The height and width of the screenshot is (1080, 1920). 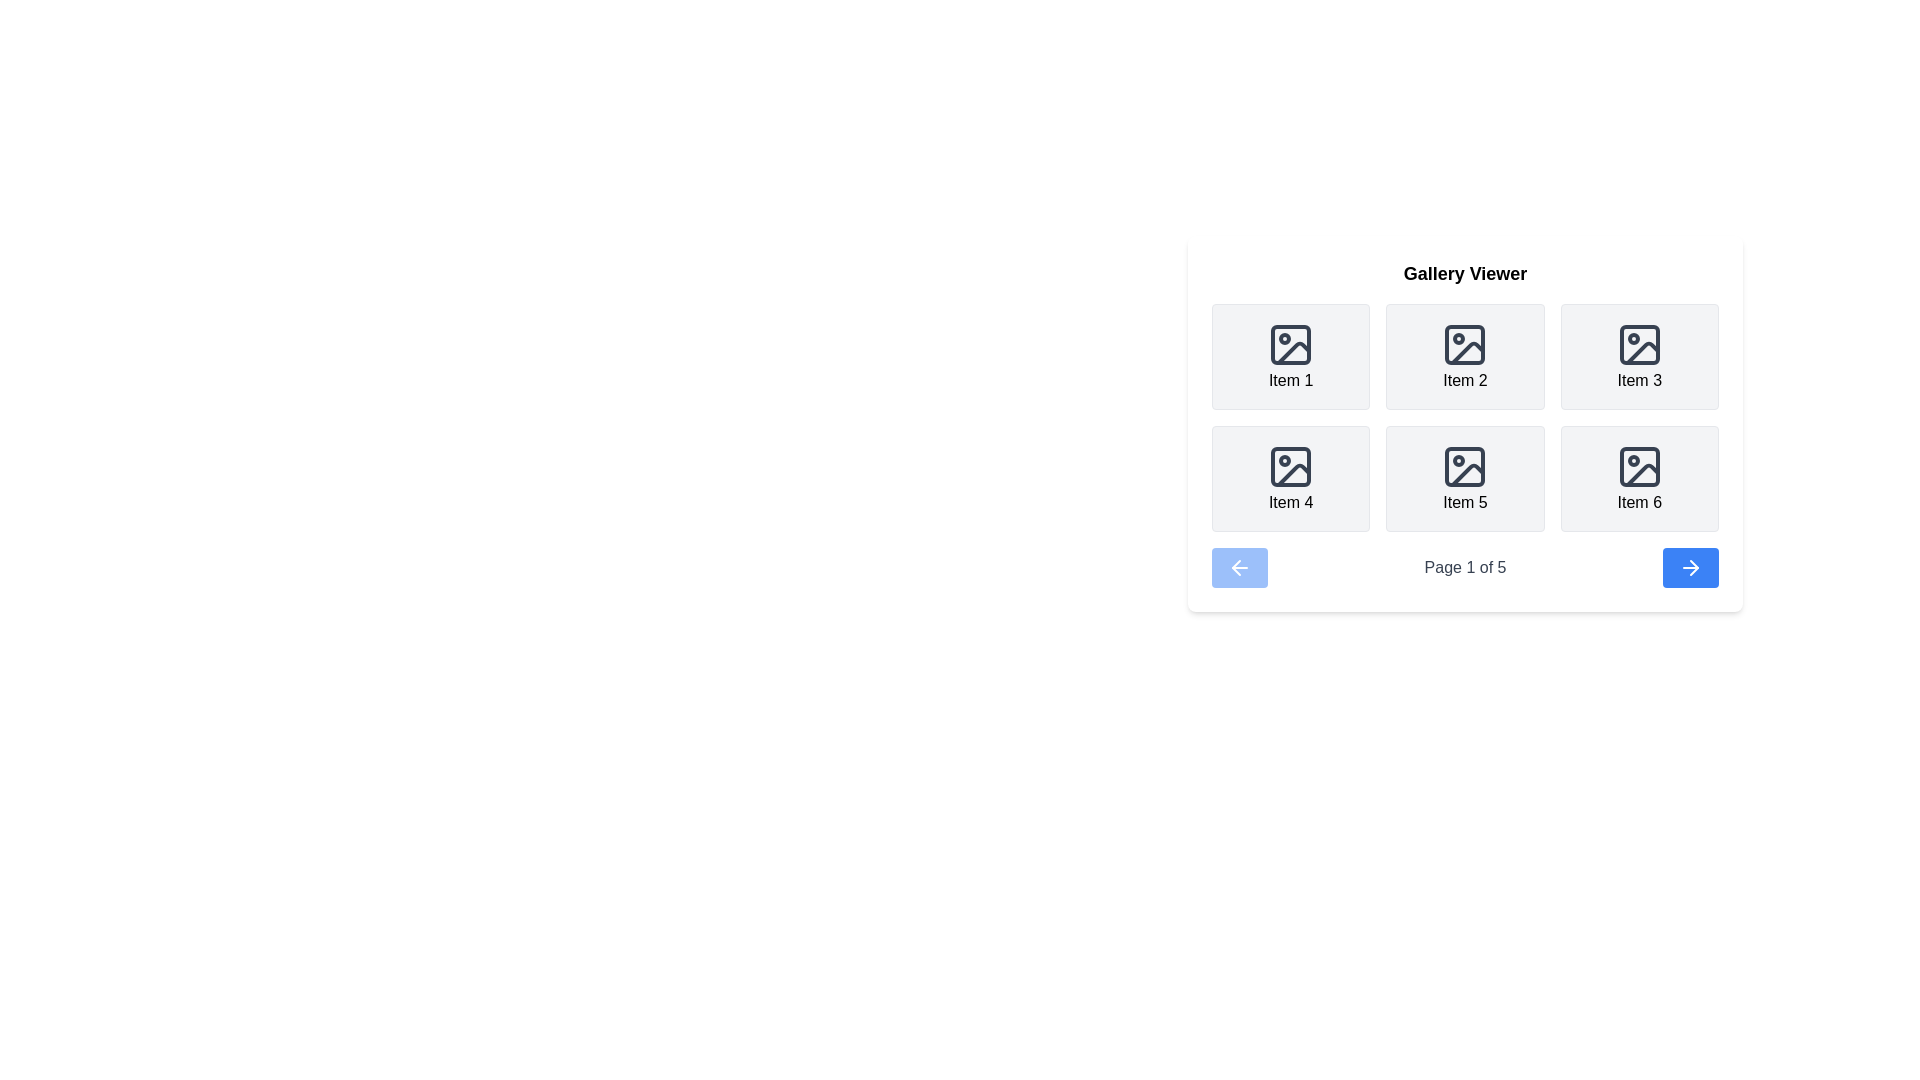 I want to click on the decorative graphical element that serves as the rectangular background for the icon in Item 3 of the gallery grid, so click(x=1639, y=343).